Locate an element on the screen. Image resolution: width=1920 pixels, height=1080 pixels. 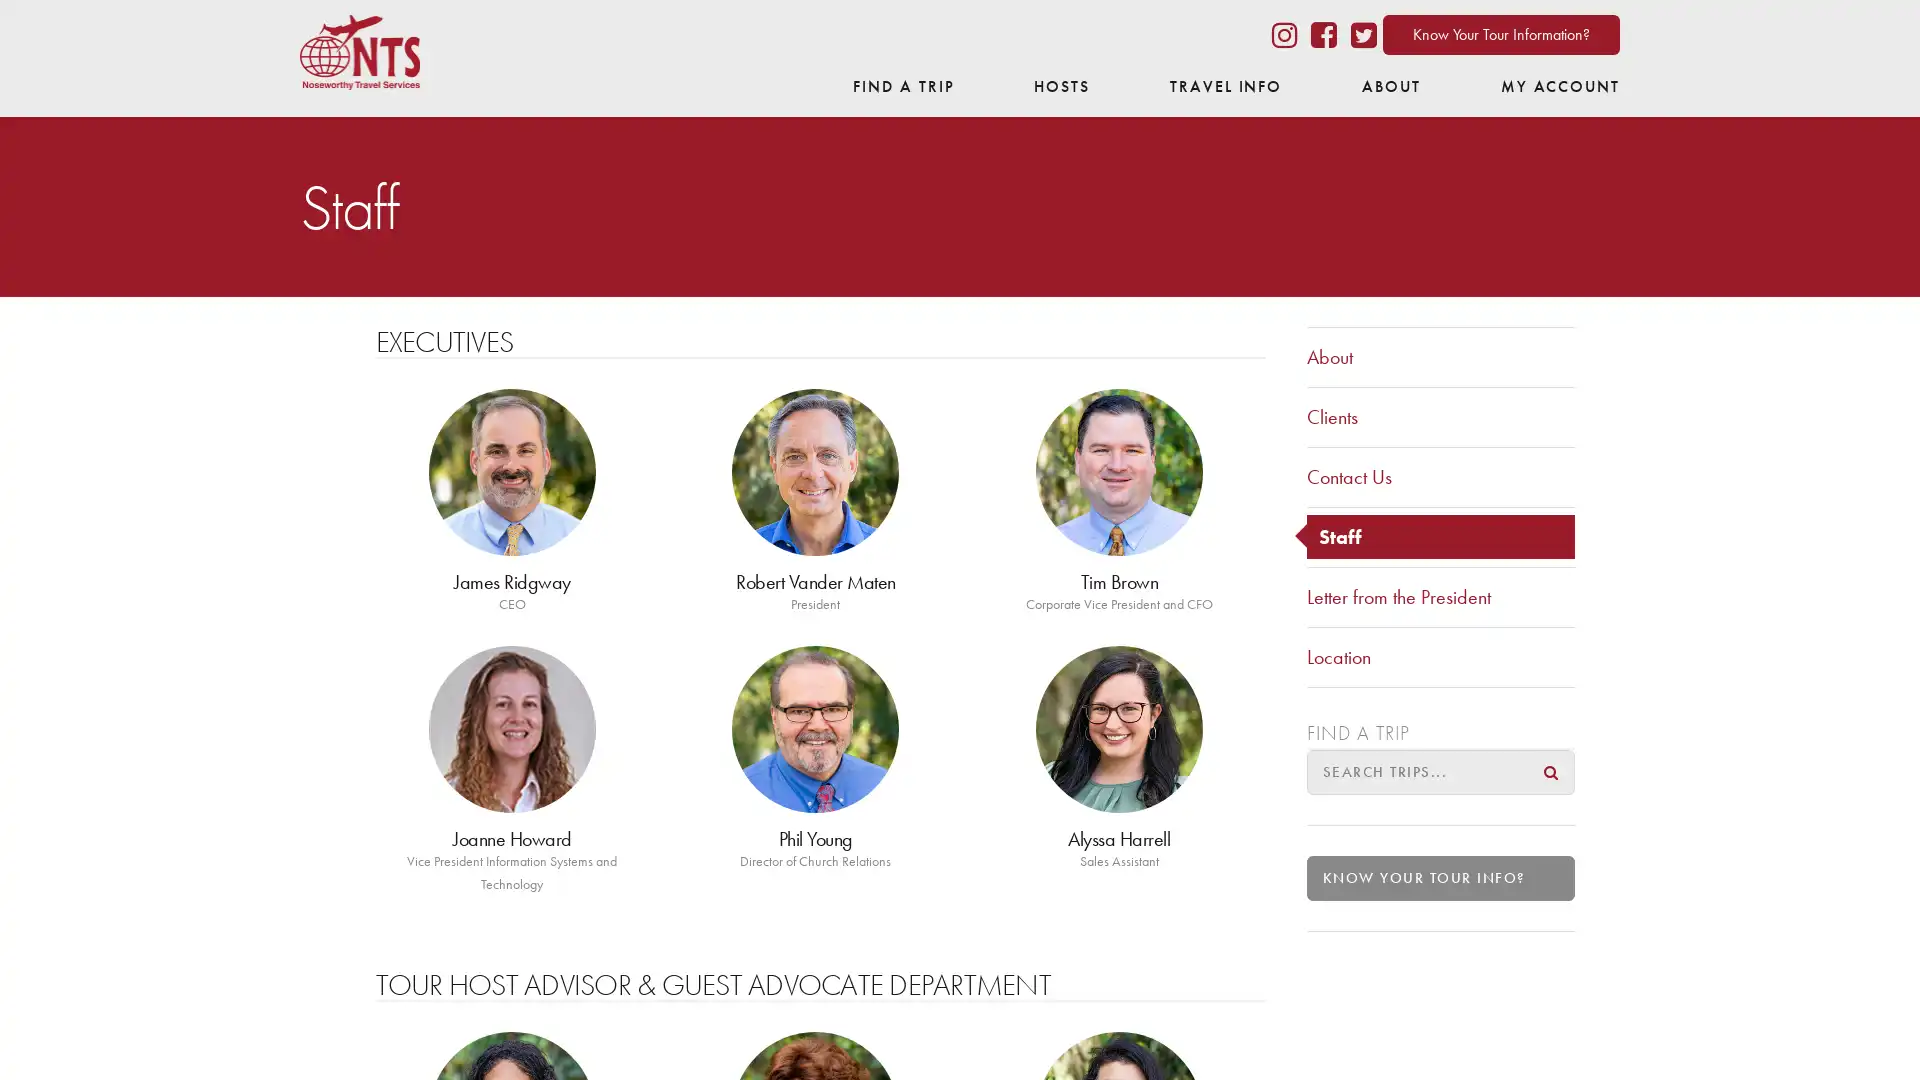
SEARCH is located at coordinates (1550, 770).